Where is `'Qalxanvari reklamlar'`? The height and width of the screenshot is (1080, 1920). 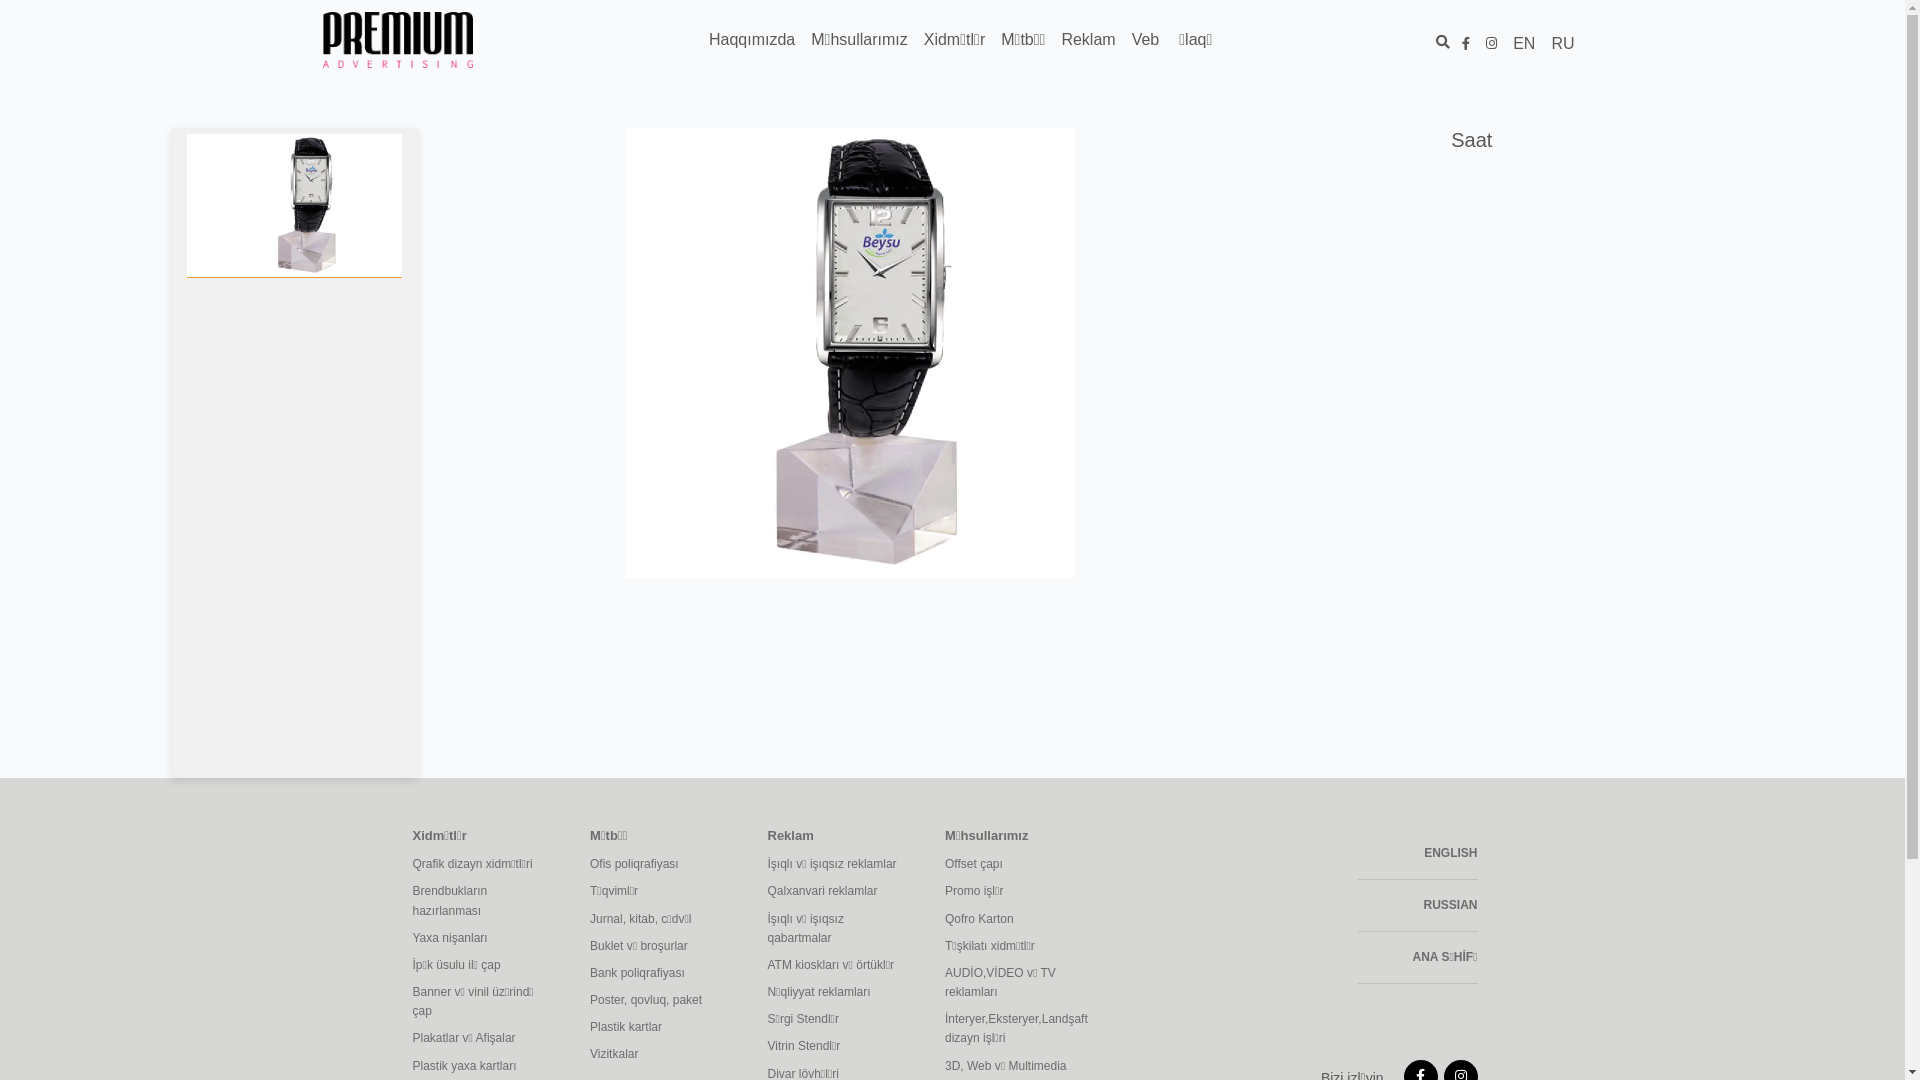
'Qalxanvari reklamlar' is located at coordinates (767, 890).